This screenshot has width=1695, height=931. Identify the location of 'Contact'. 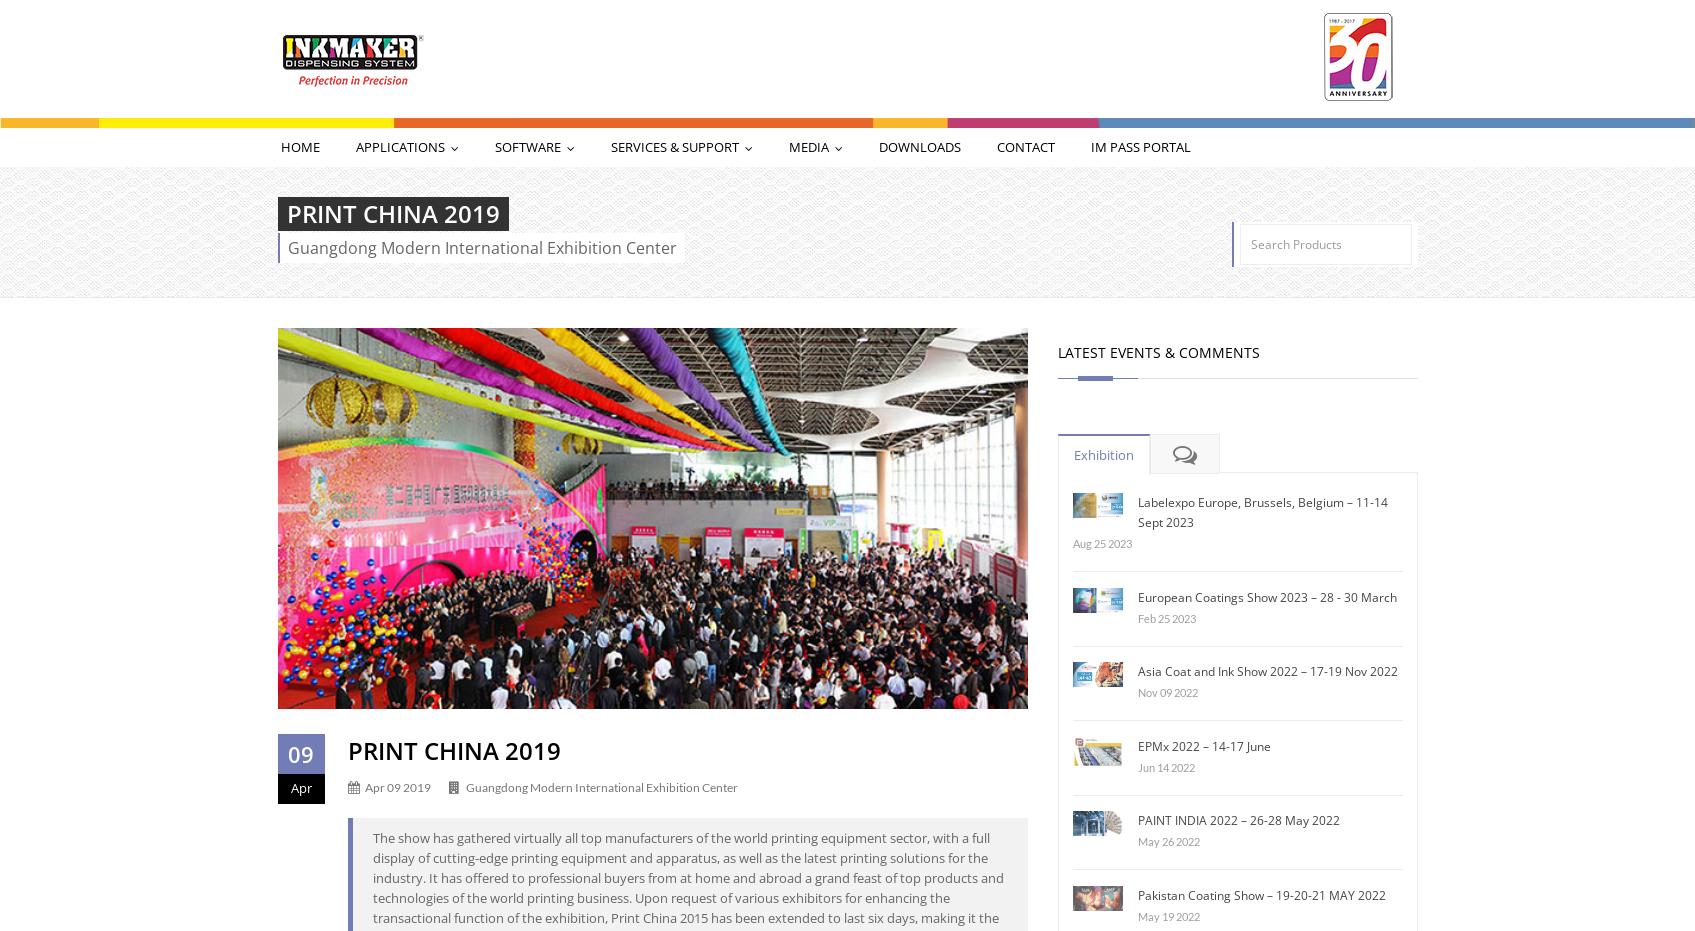
(1023, 146).